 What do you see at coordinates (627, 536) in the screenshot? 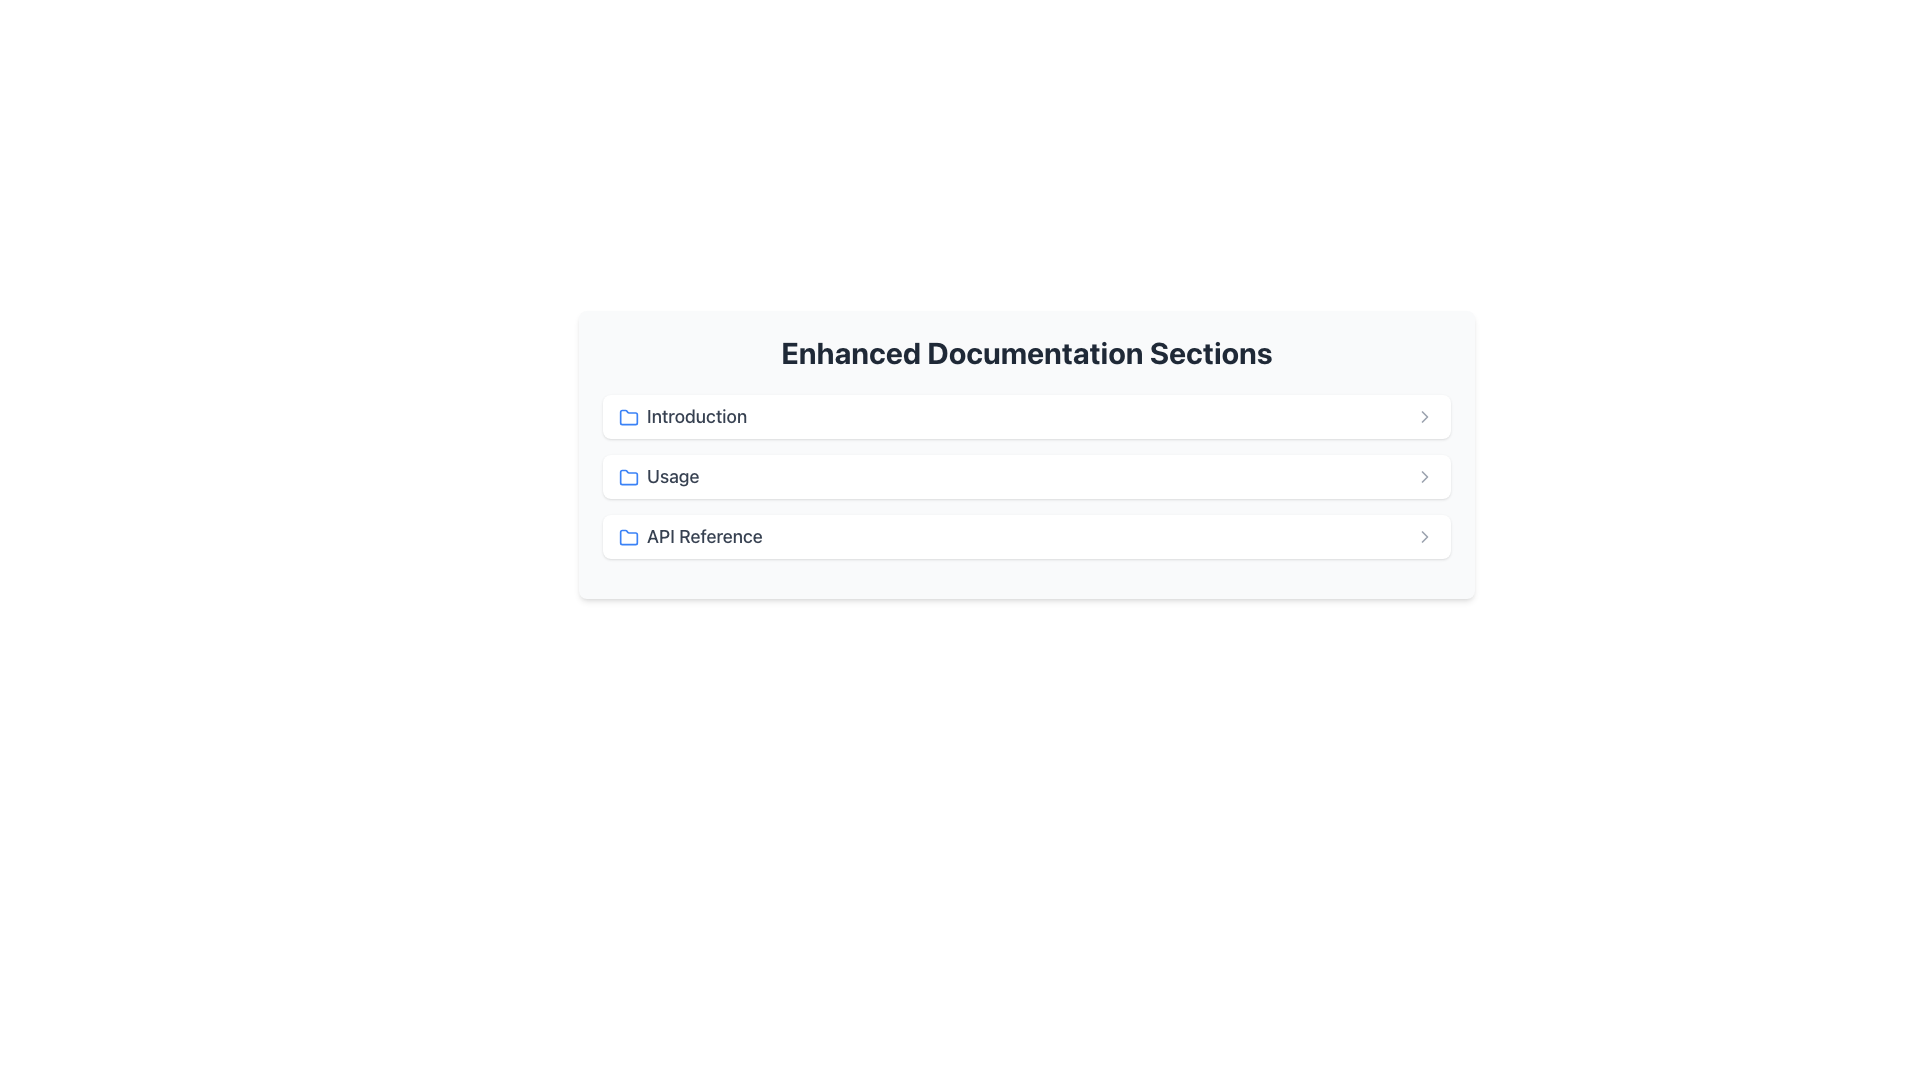
I see `the blue outlined folder icon located to the left of the 'API Reference' label on the third row of the vertical list` at bounding box center [627, 536].